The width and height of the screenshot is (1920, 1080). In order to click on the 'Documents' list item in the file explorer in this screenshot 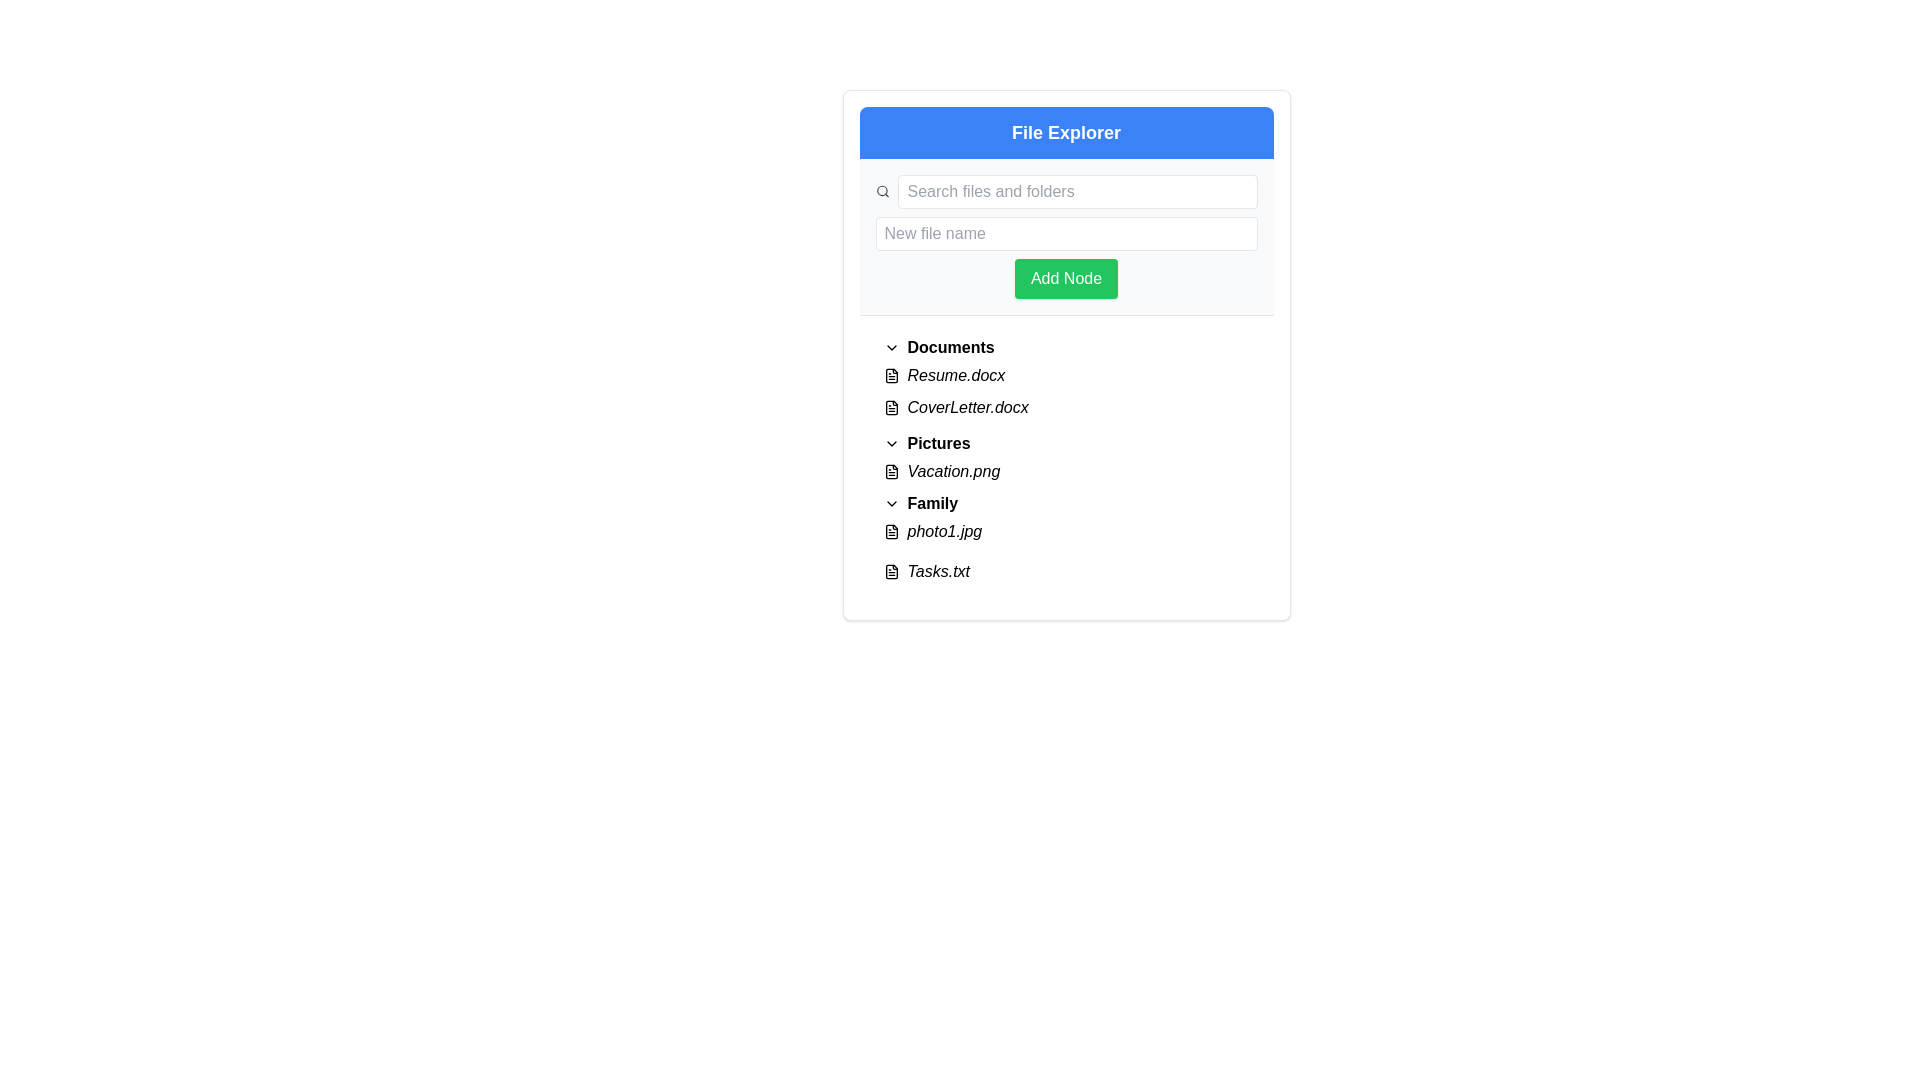, I will do `click(1065, 380)`.